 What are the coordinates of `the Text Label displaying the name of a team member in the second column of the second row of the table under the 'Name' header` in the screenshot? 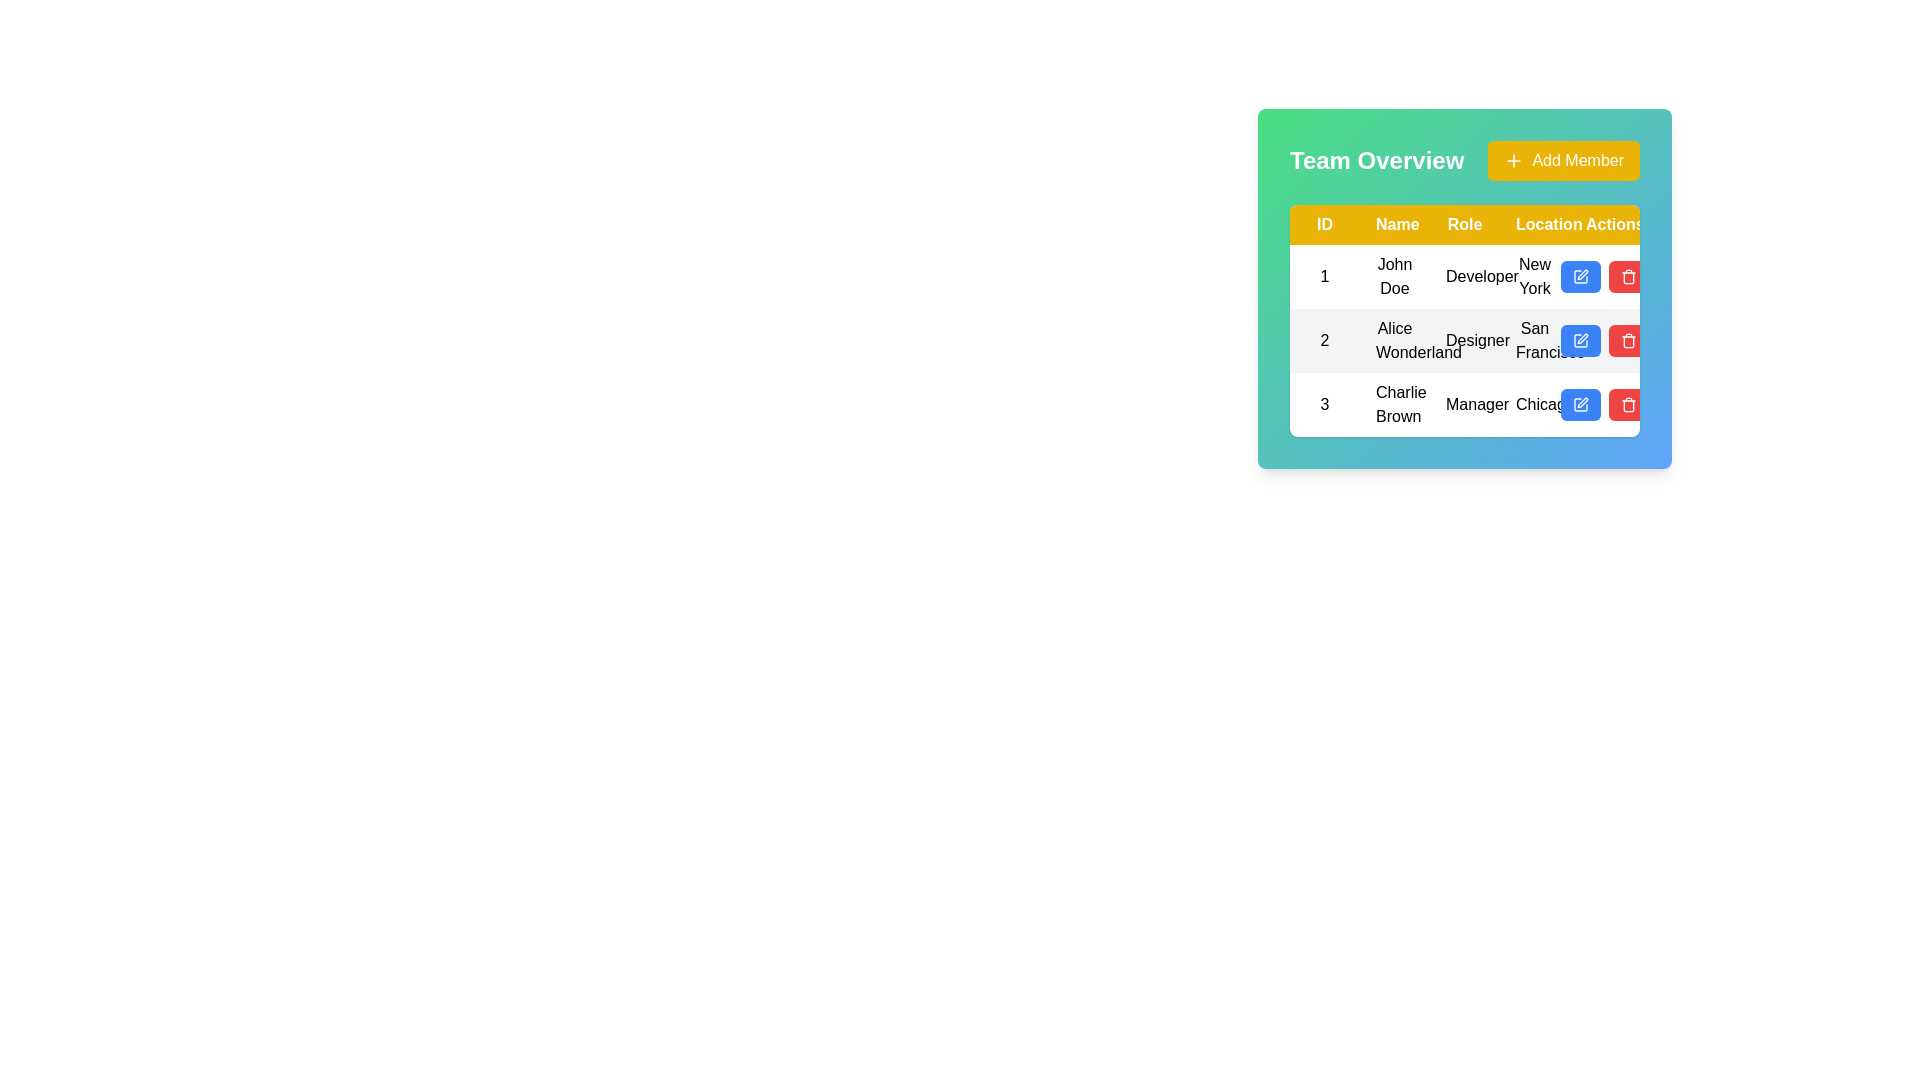 It's located at (1394, 339).